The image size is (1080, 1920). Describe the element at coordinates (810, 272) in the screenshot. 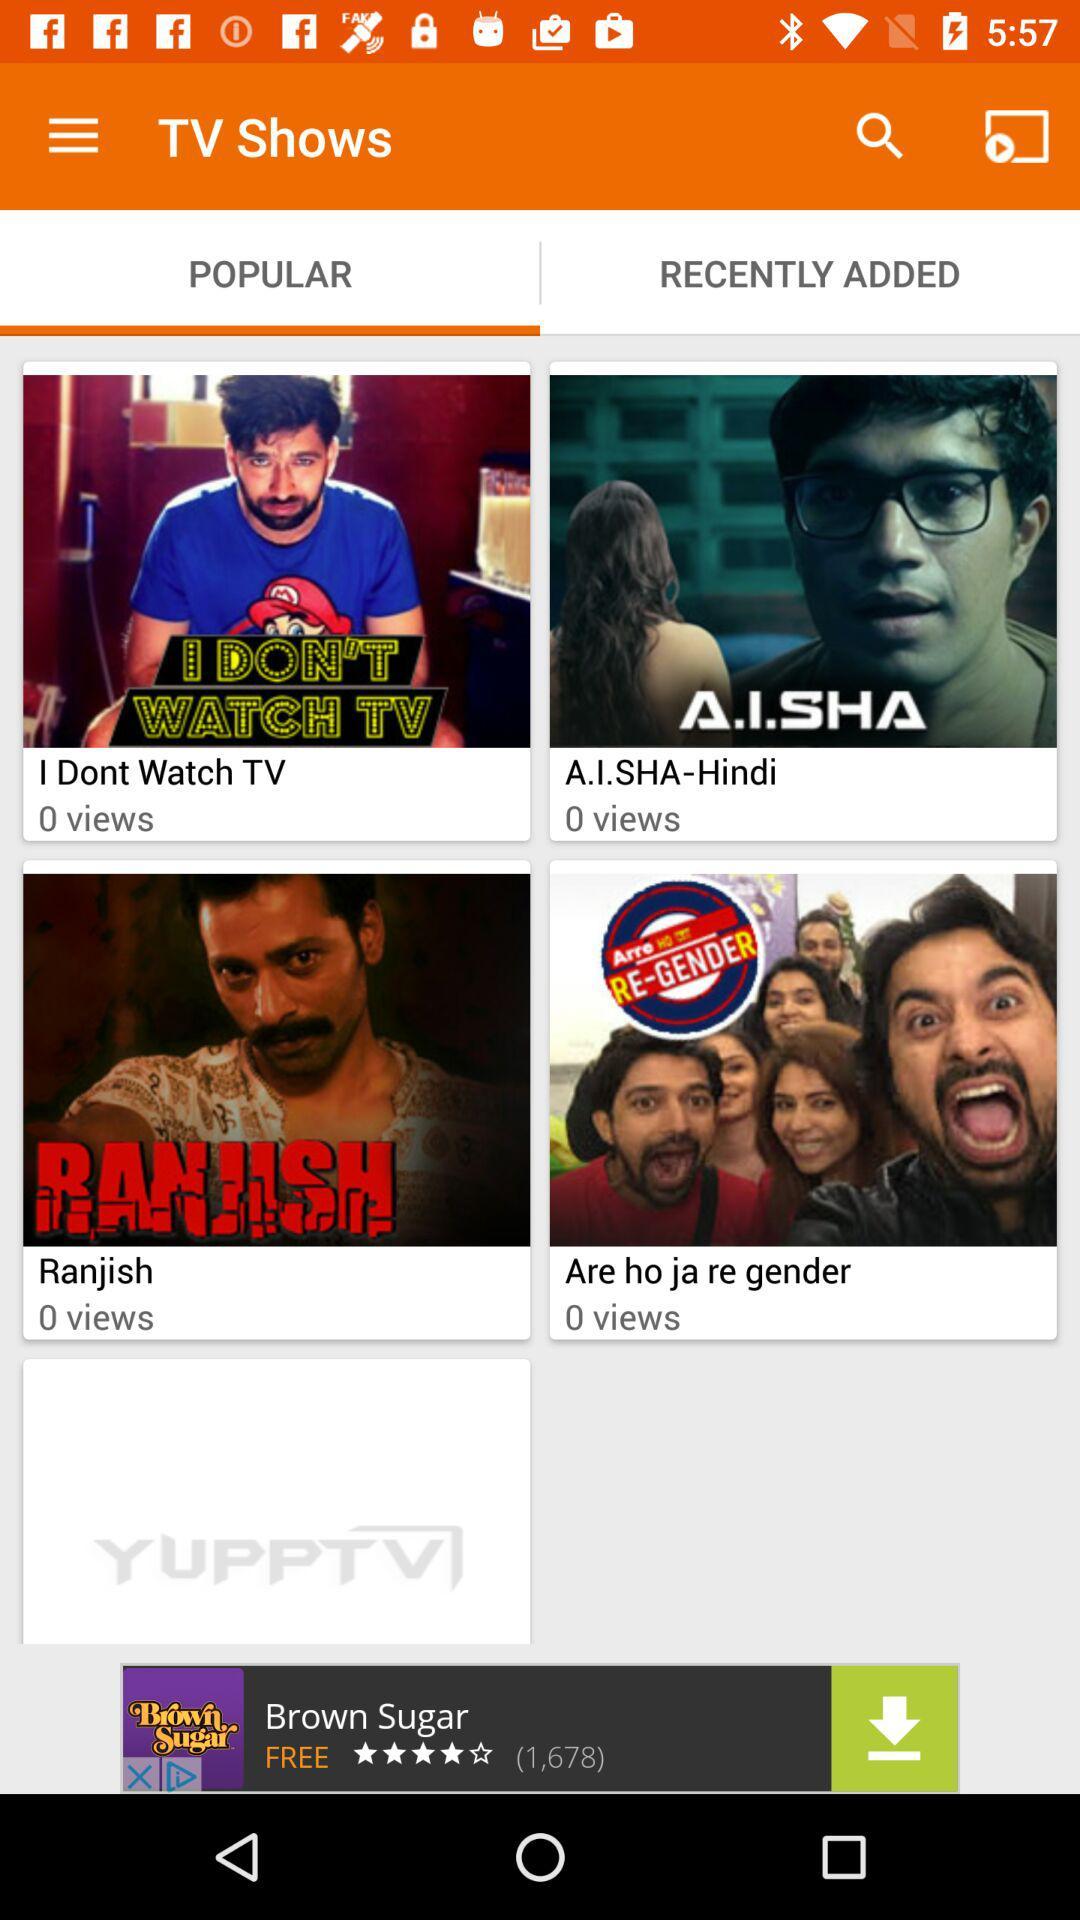

I see `the button right to the popular button` at that location.